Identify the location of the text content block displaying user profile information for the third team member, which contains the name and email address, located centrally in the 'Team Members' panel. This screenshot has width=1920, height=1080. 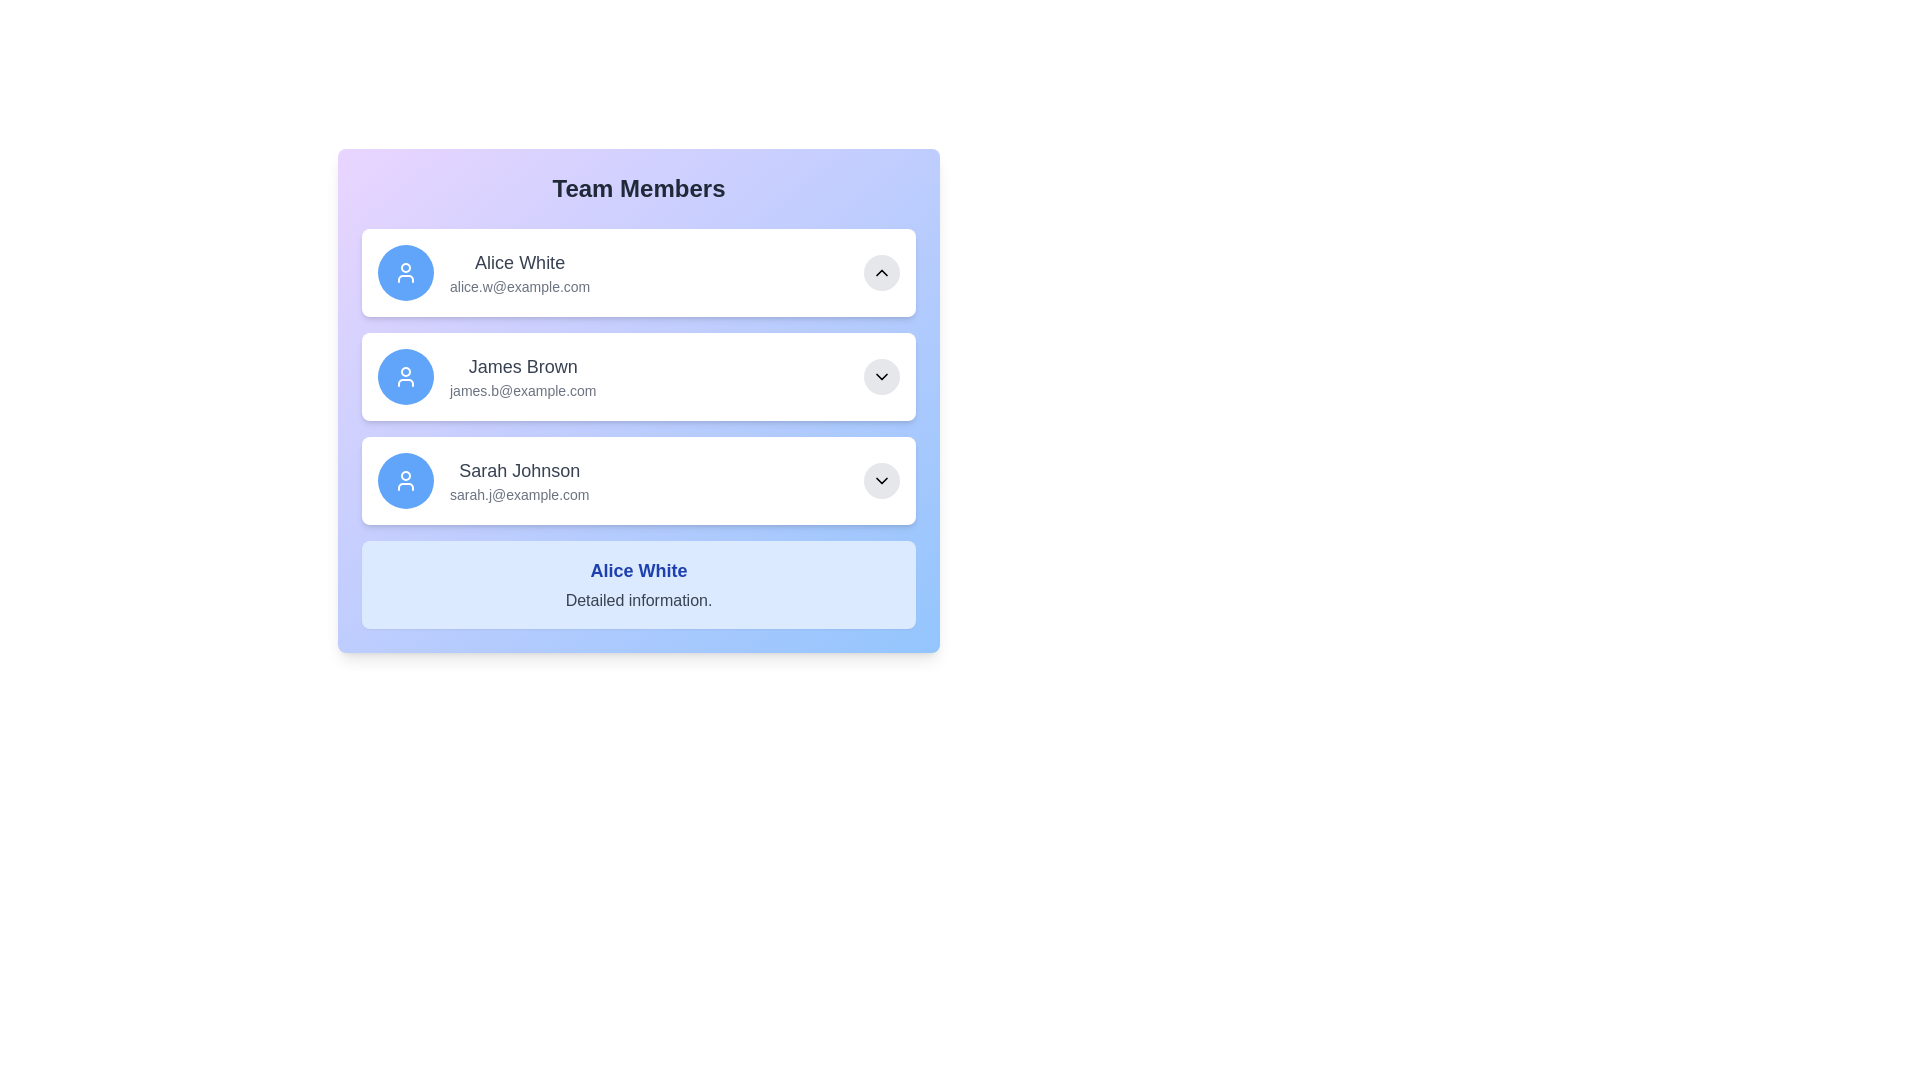
(519, 481).